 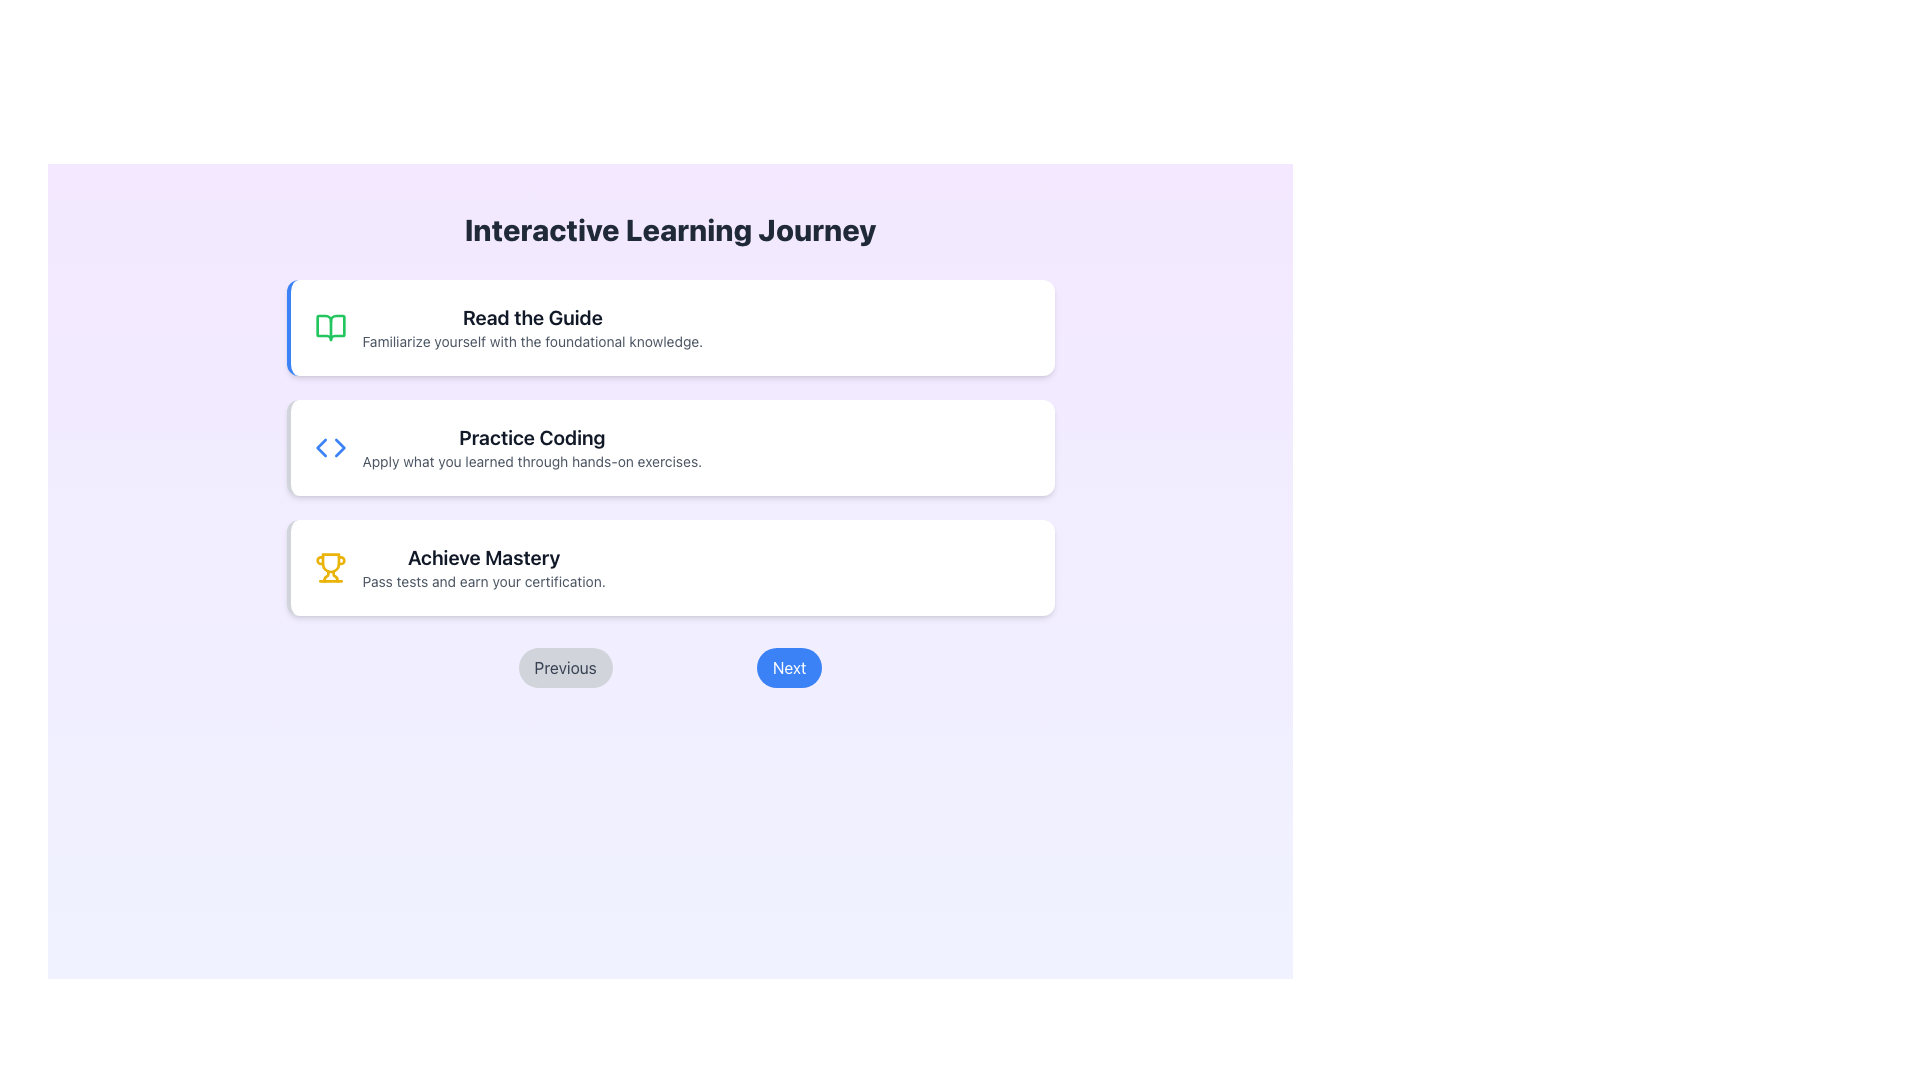 I want to click on the text label styled with a large, bold font that serves as the main heading for the section titled 'Achieve Mastery', located centrally within the third section of a vertical list of steps, so click(x=484, y=558).